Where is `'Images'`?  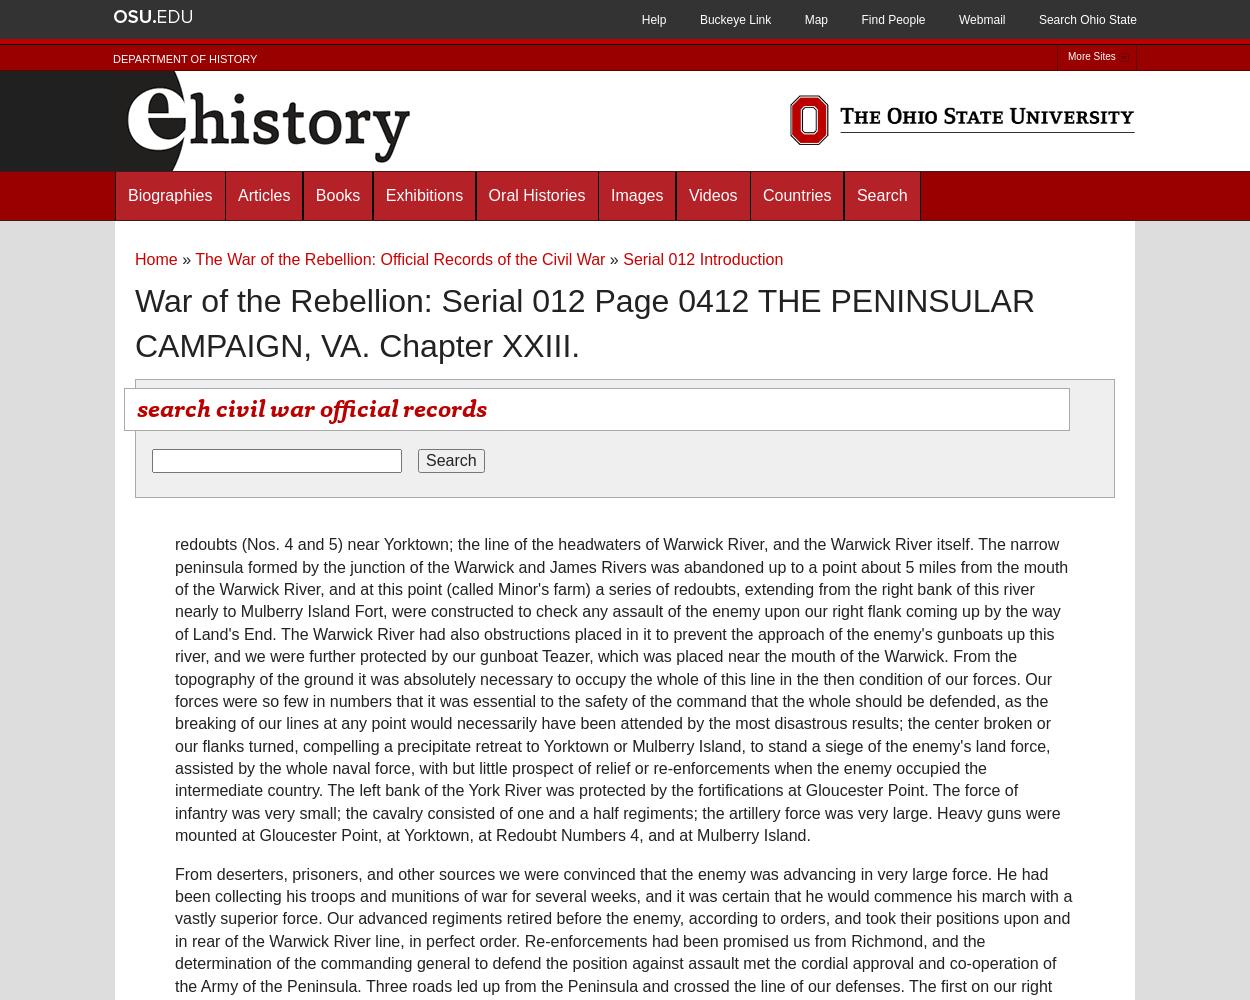 'Images' is located at coordinates (636, 194).